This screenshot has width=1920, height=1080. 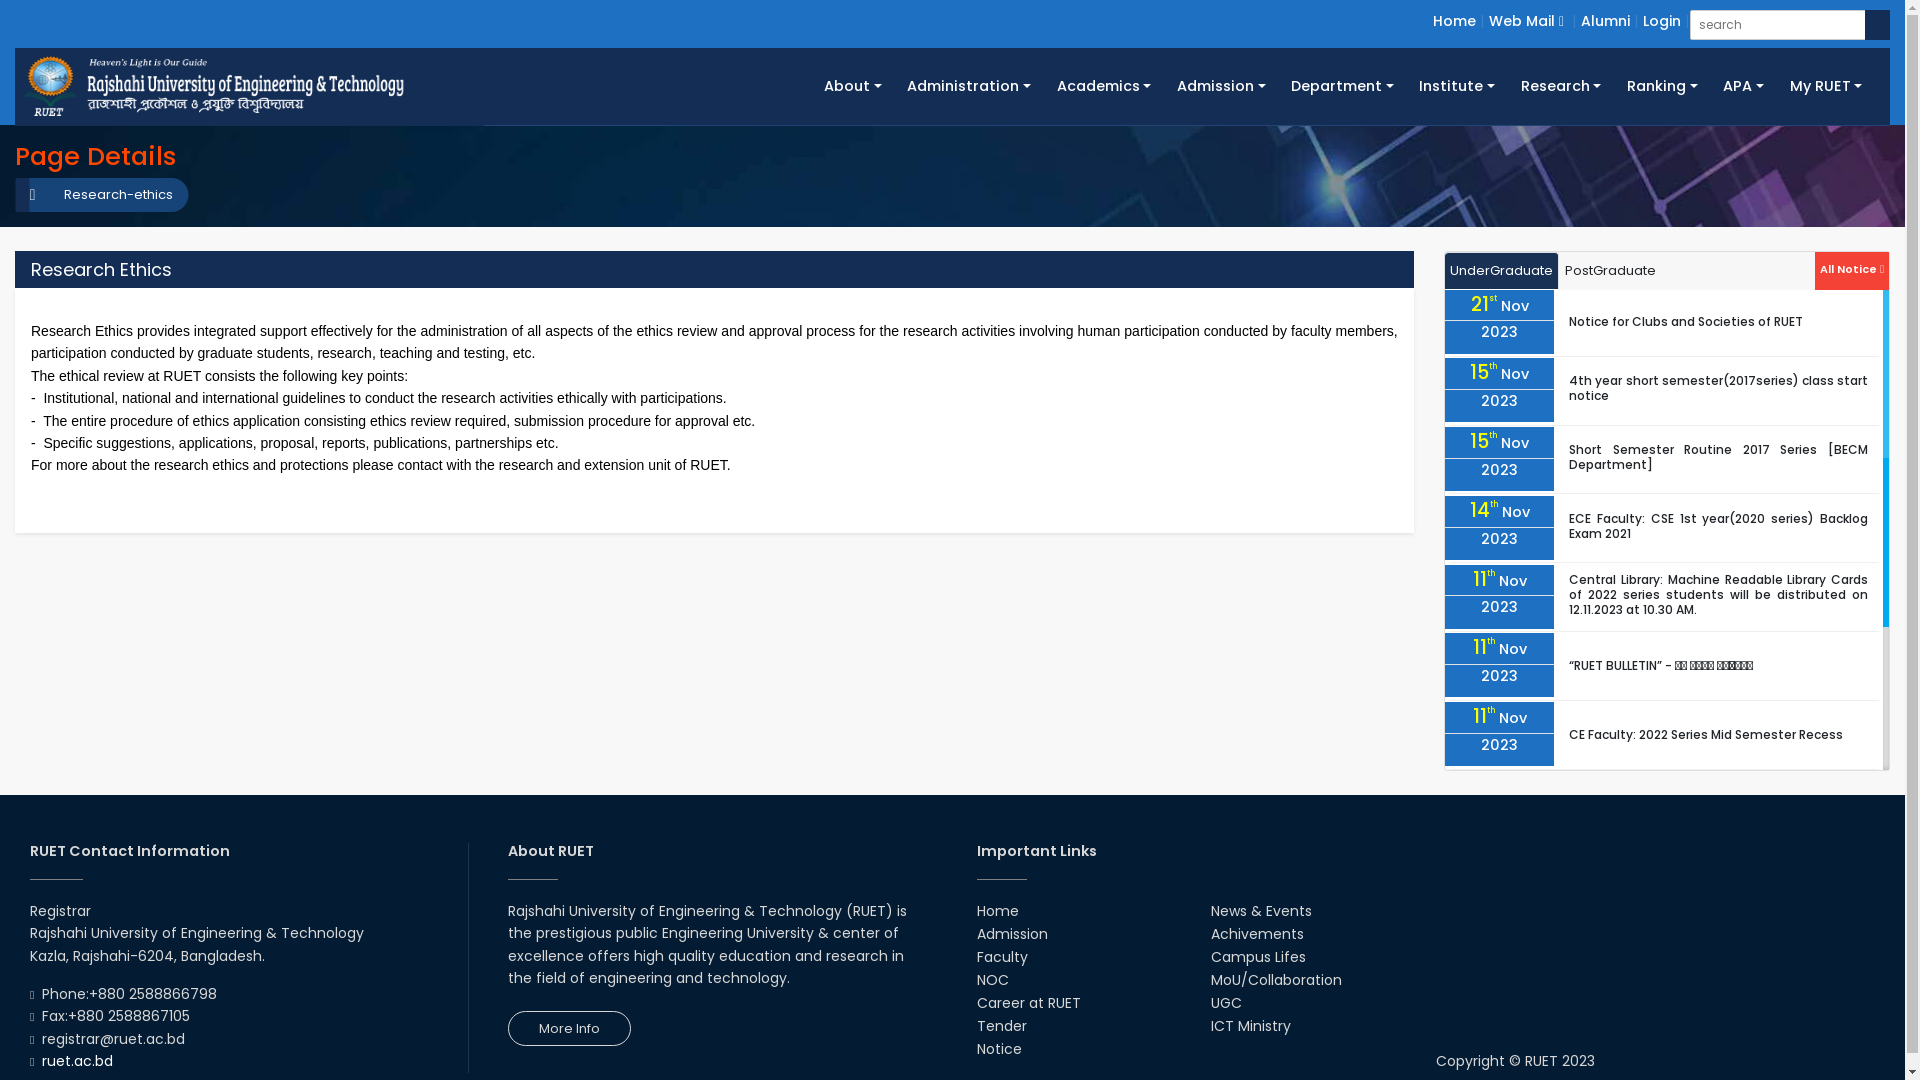 What do you see at coordinates (508, 1028) in the screenshot?
I see `'More Info'` at bounding box center [508, 1028].